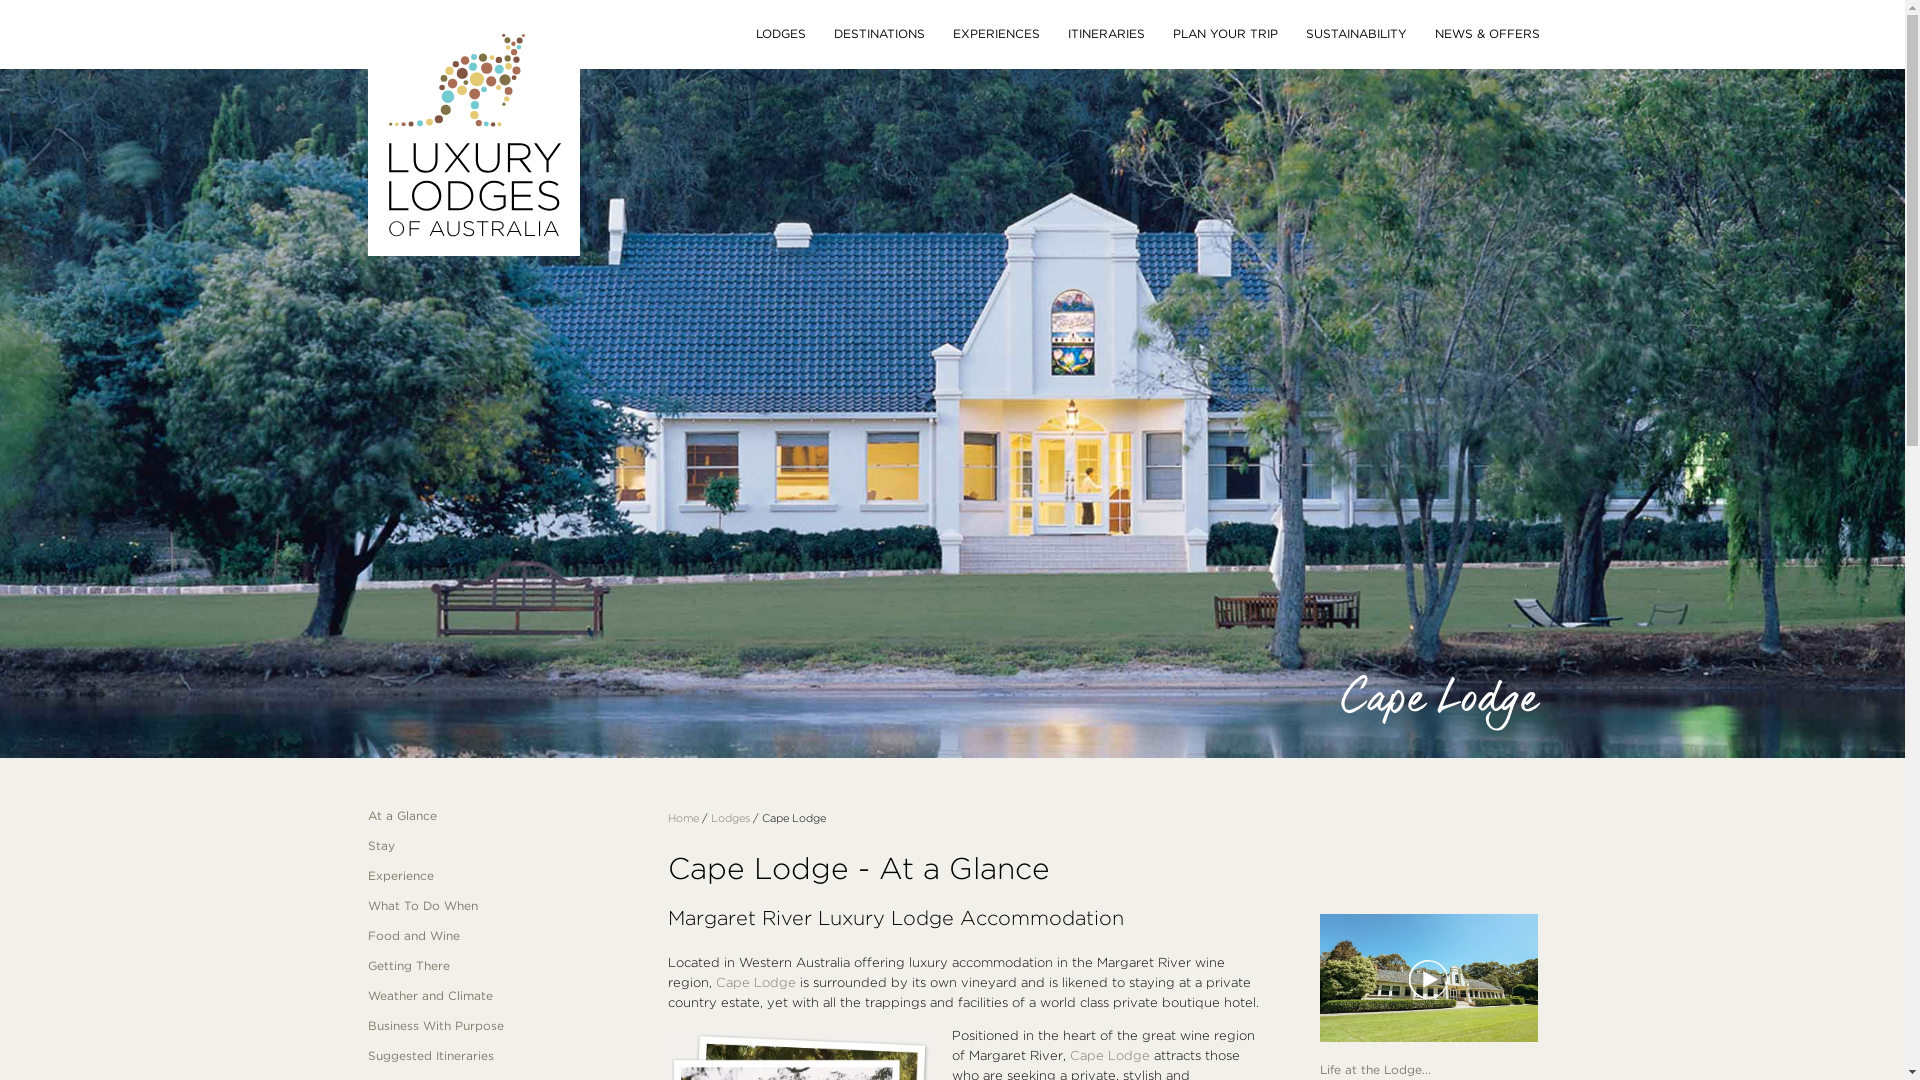 The height and width of the screenshot is (1080, 1920). What do you see at coordinates (503, 1055) in the screenshot?
I see `'Suggested Itineraries'` at bounding box center [503, 1055].